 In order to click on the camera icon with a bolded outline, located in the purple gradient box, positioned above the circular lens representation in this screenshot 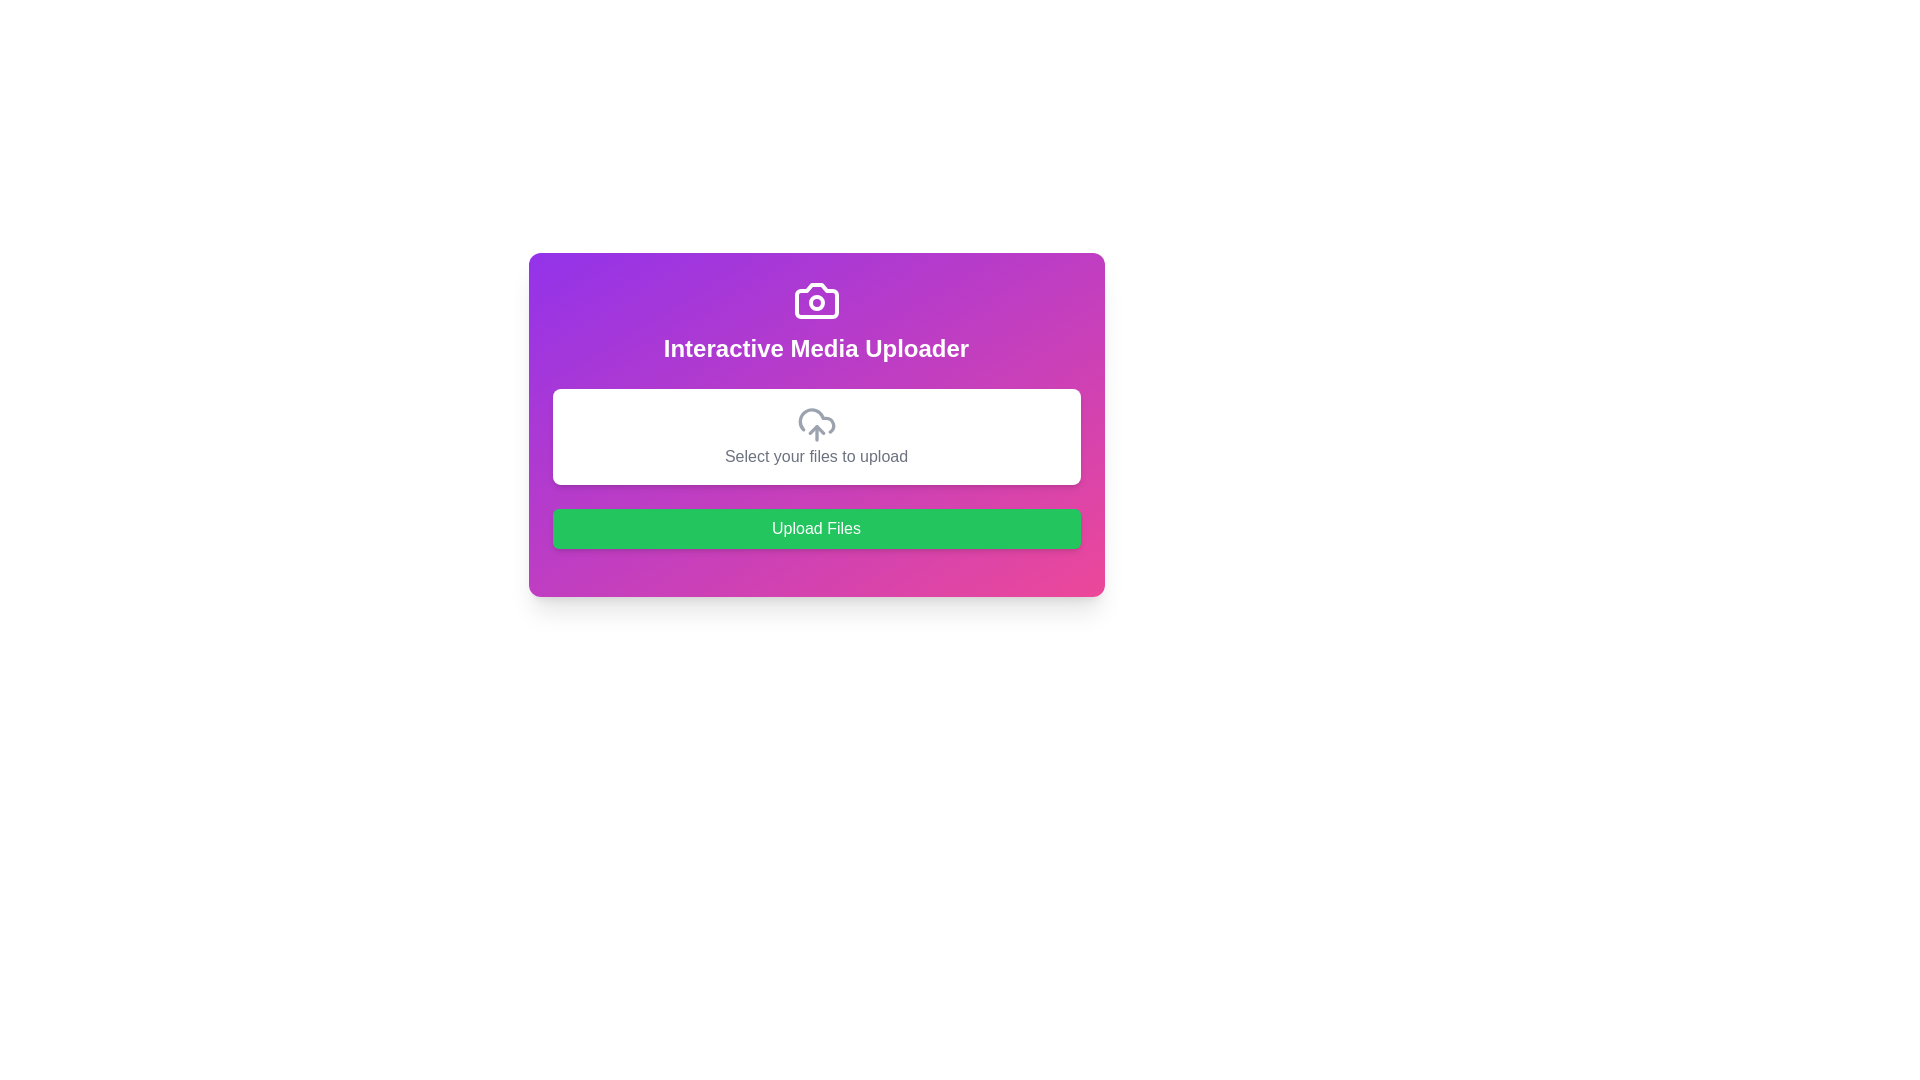, I will do `click(816, 300)`.